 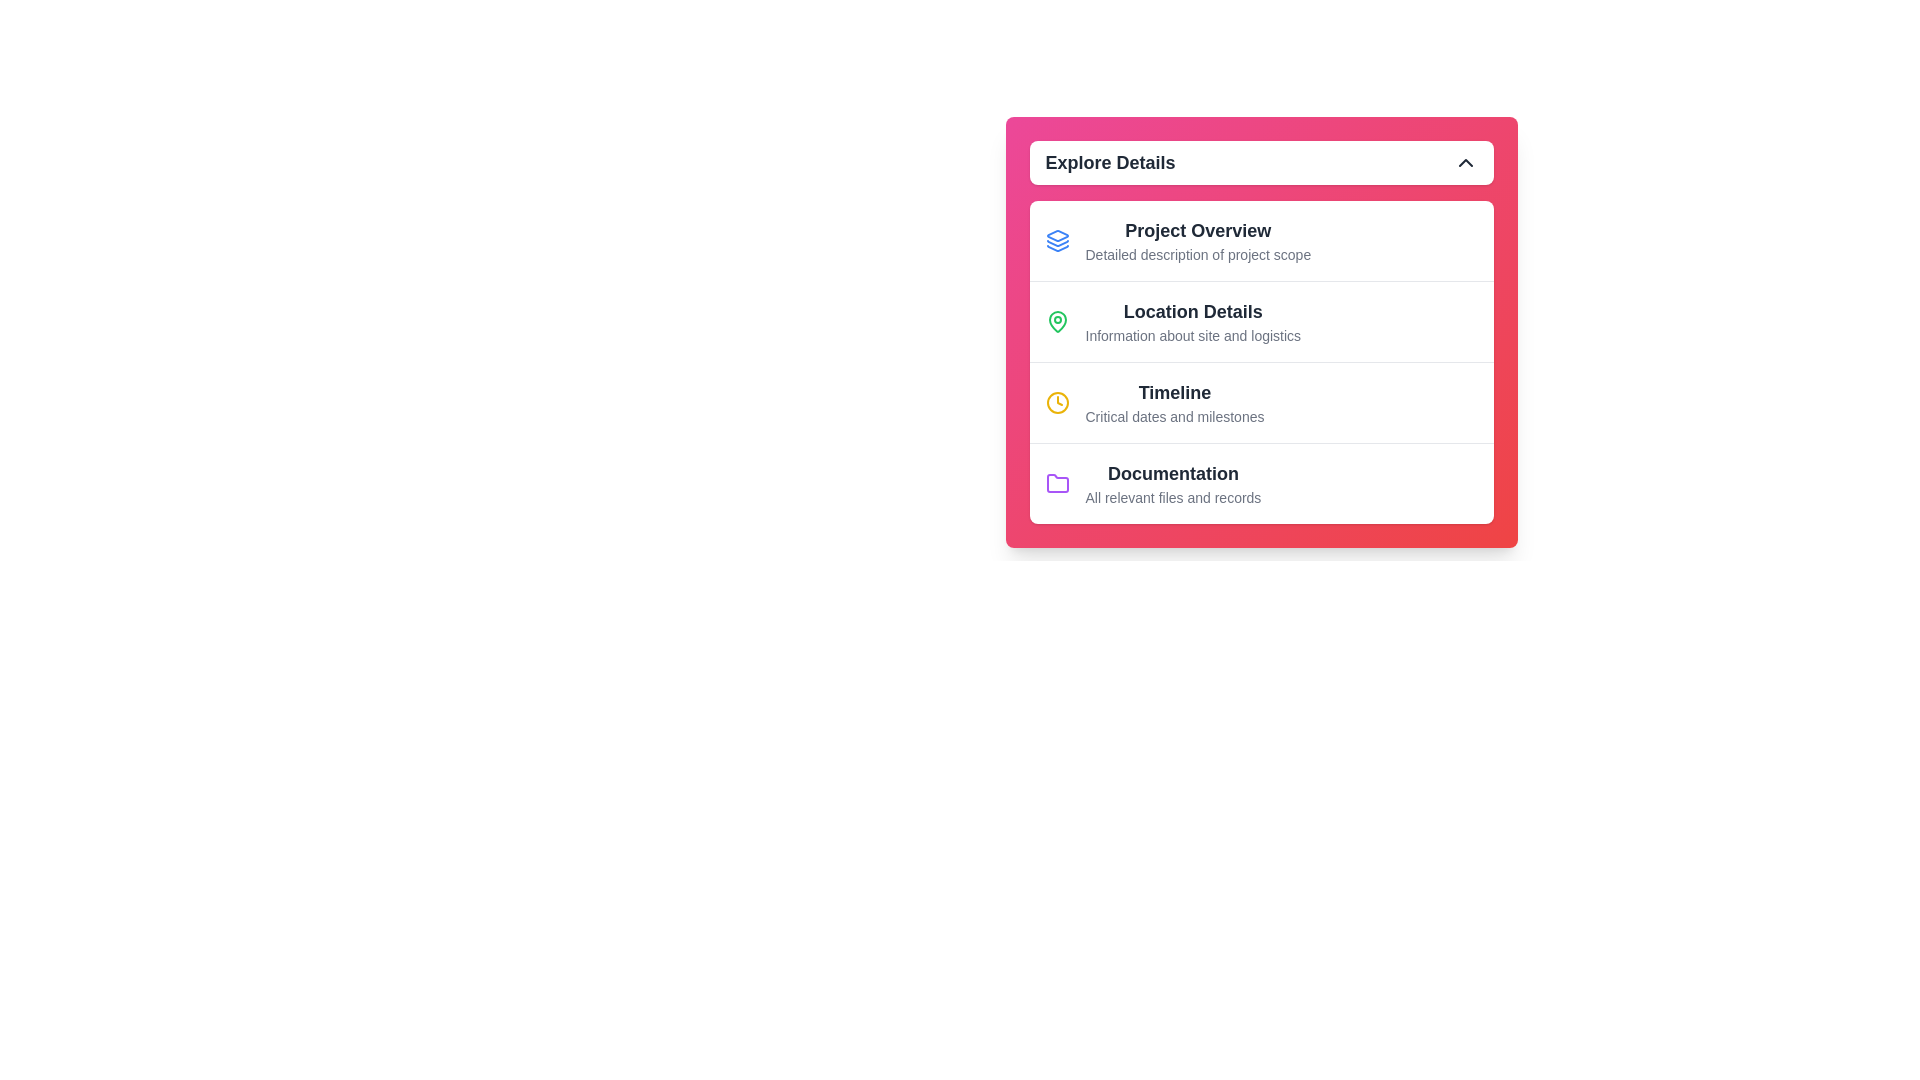 I want to click on the folder icon representing the 'Documentation' section, which is the leftmost component in the list for file and record management, so click(x=1056, y=483).